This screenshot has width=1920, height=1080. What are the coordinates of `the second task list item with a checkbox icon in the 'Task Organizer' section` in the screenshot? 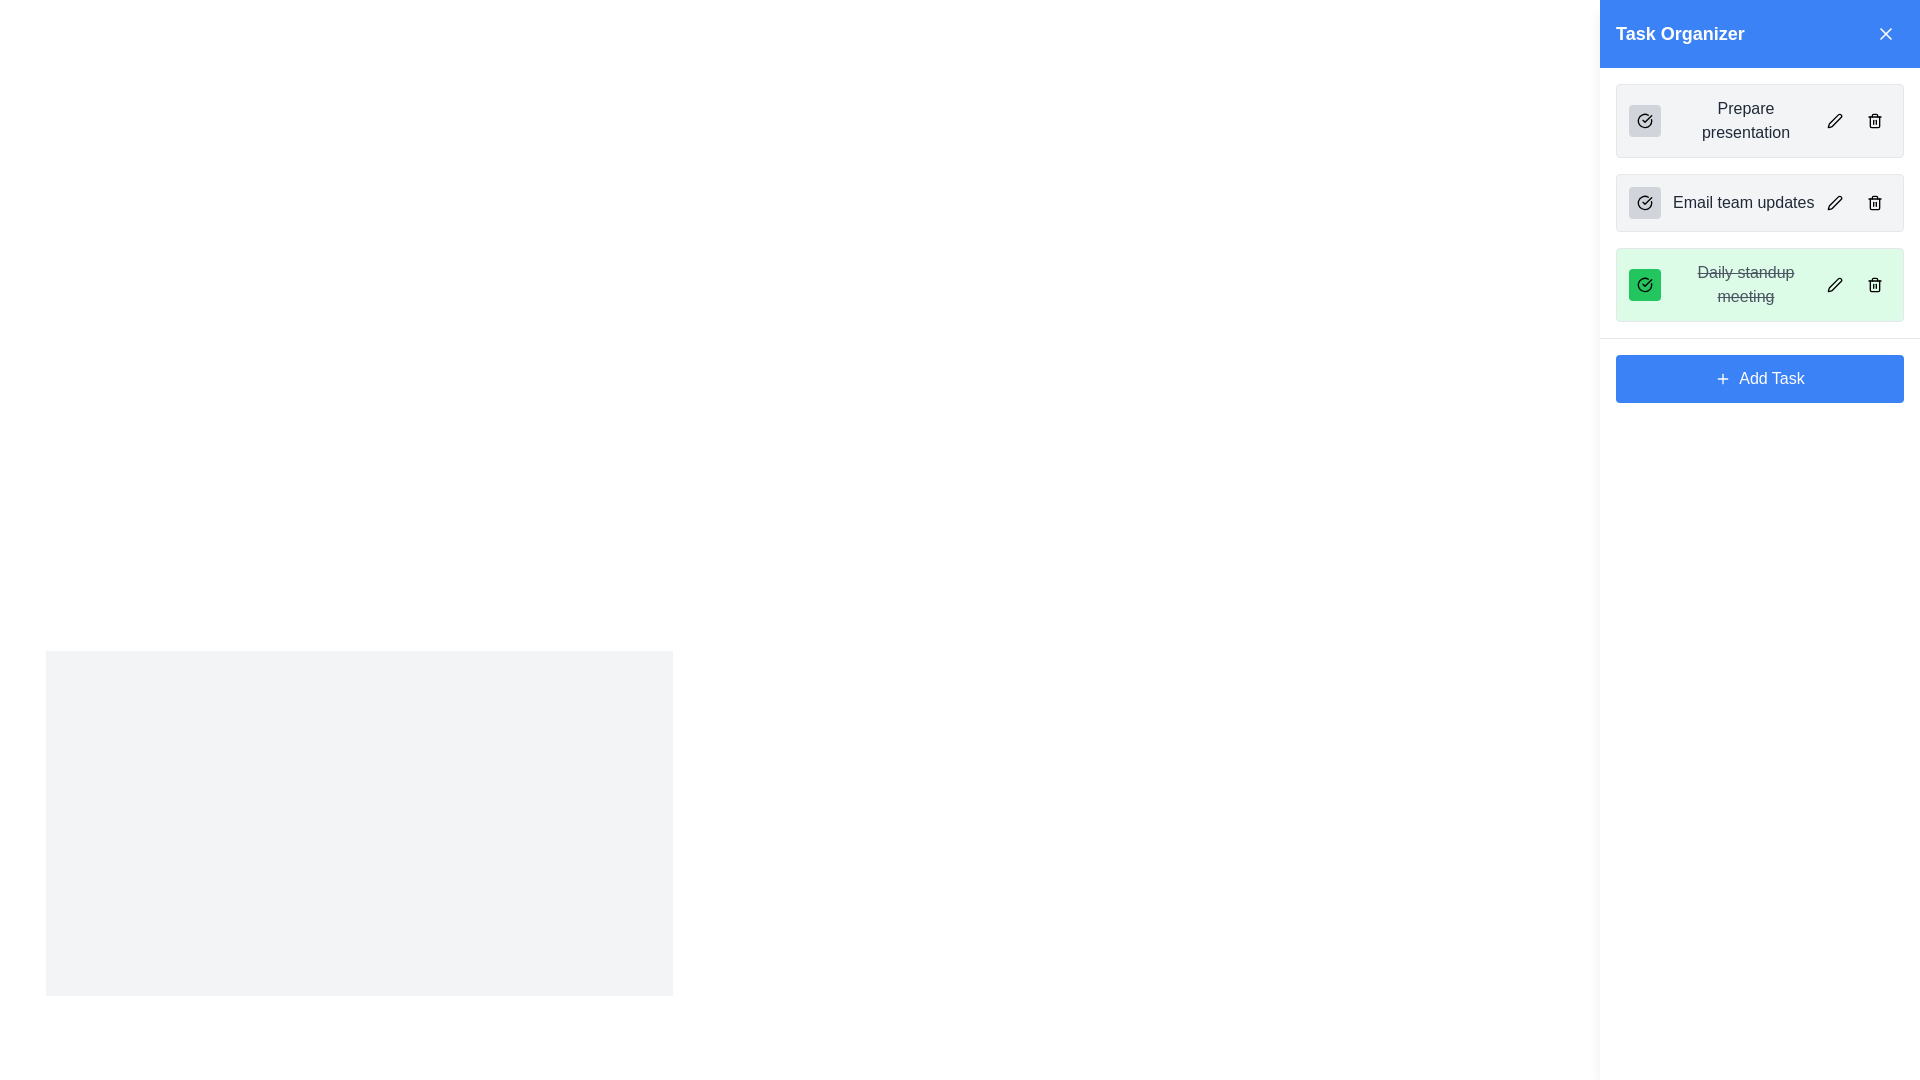 It's located at (1720, 203).